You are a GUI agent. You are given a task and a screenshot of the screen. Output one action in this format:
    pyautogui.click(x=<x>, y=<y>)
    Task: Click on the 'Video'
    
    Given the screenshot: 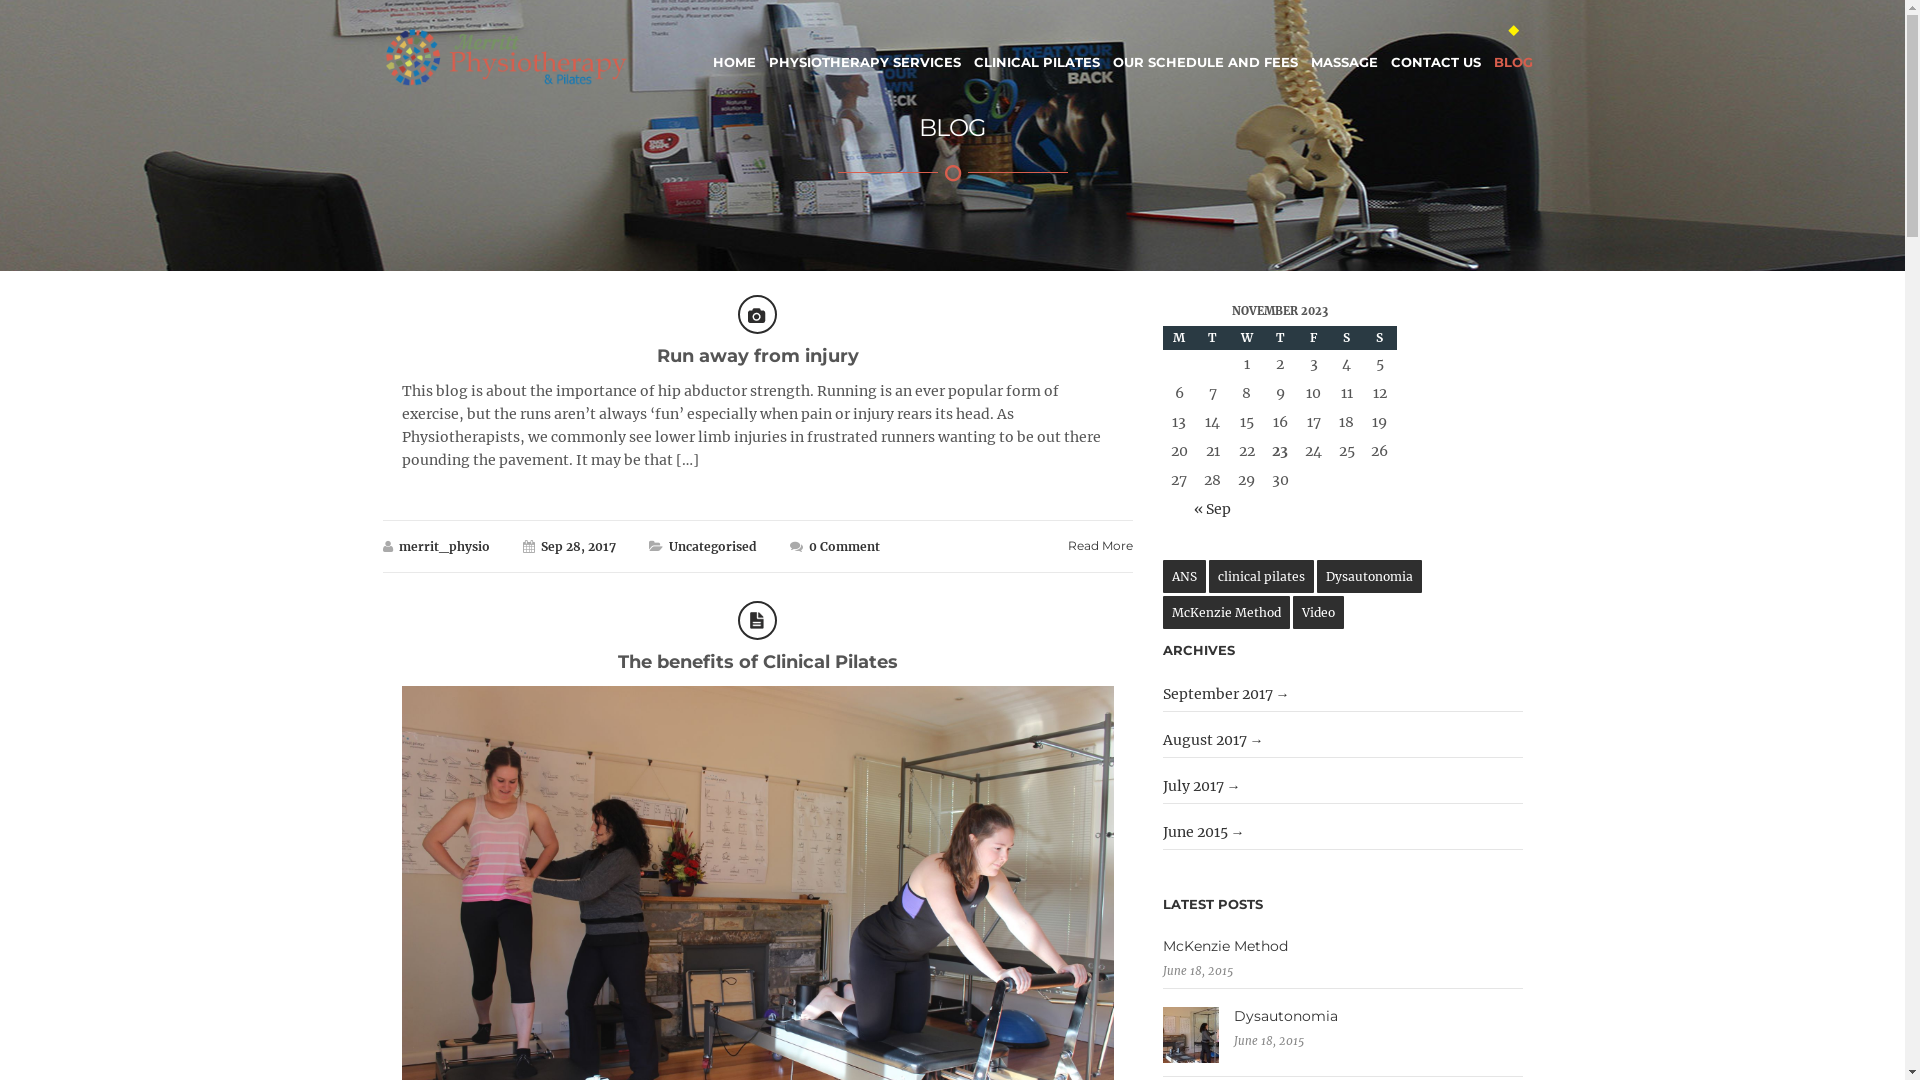 What is the action you would take?
    pyautogui.click(x=1318, y=611)
    